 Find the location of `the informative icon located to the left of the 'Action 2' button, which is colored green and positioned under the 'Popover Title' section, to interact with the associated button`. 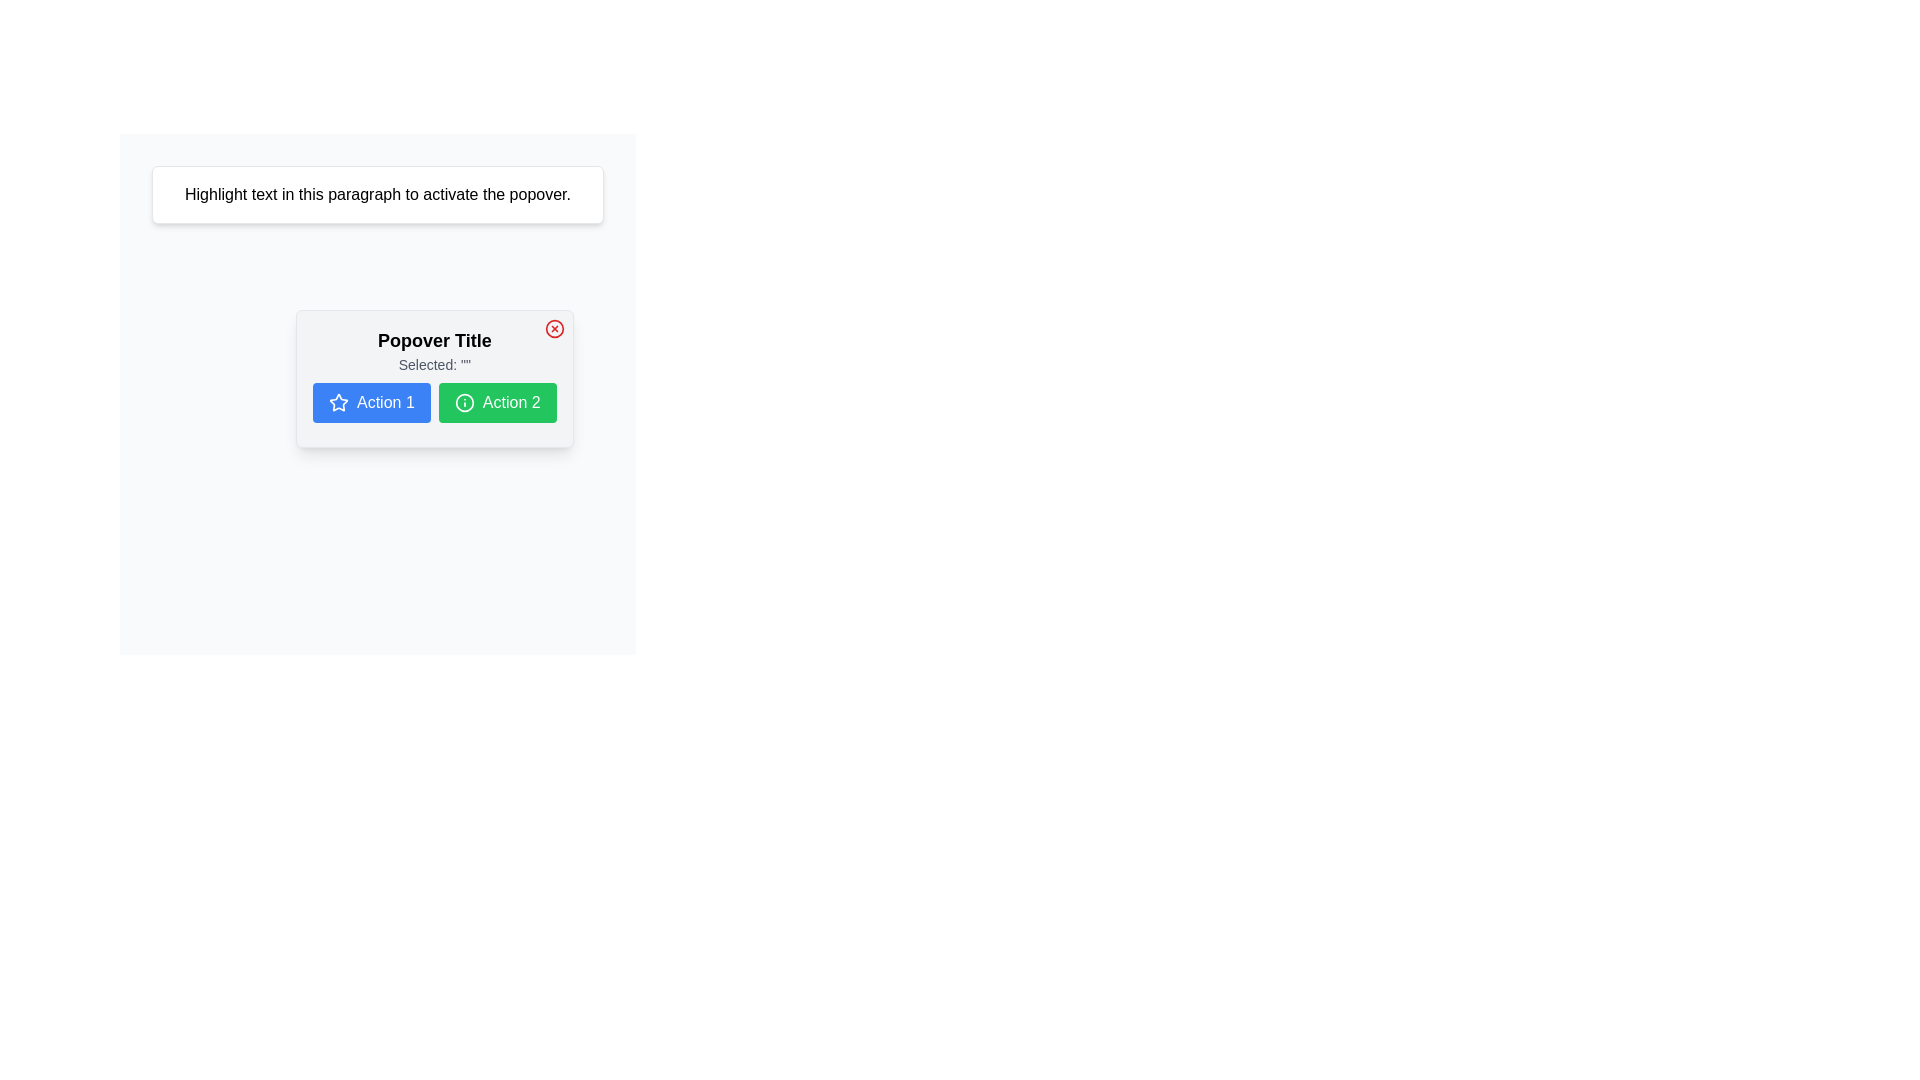

the informative icon located to the left of the 'Action 2' button, which is colored green and positioned under the 'Popover Title' section, to interact with the associated button is located at coordinates (463, 402).